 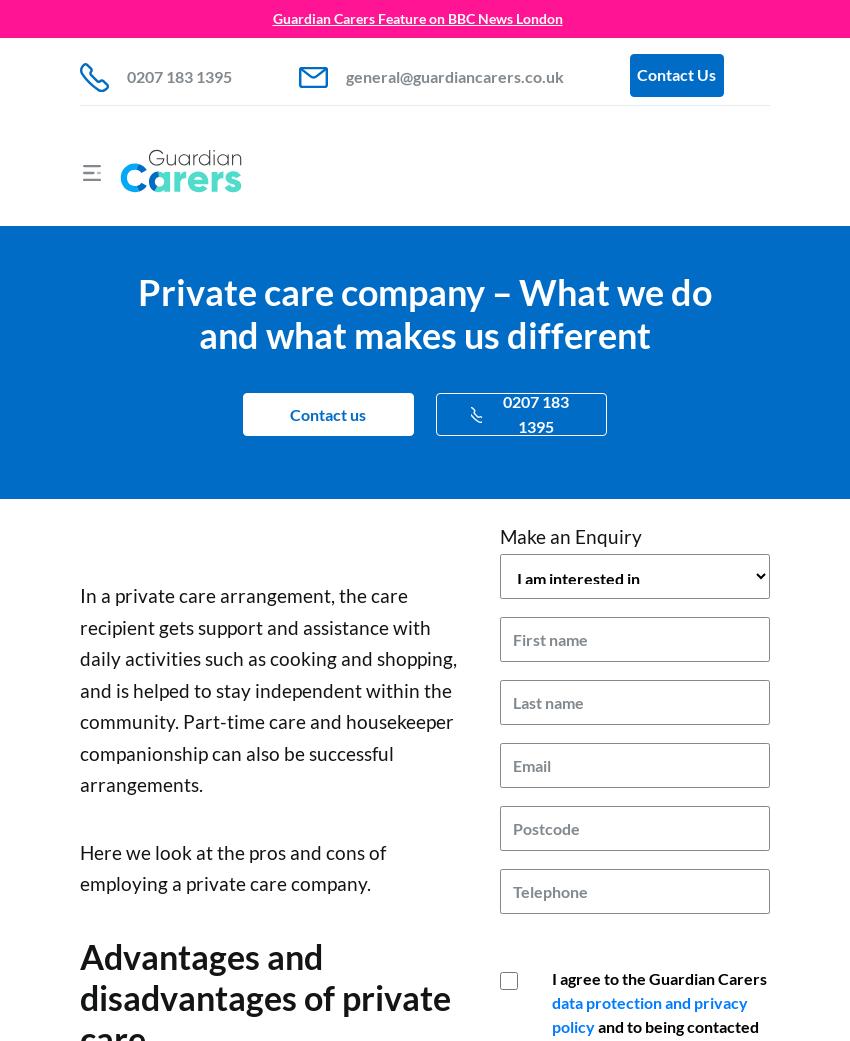 What do you see at coordinates (659, 977) in the screenshot?
I see `'I agree to the Guardian Carers'` at bounding box center [659, 977].